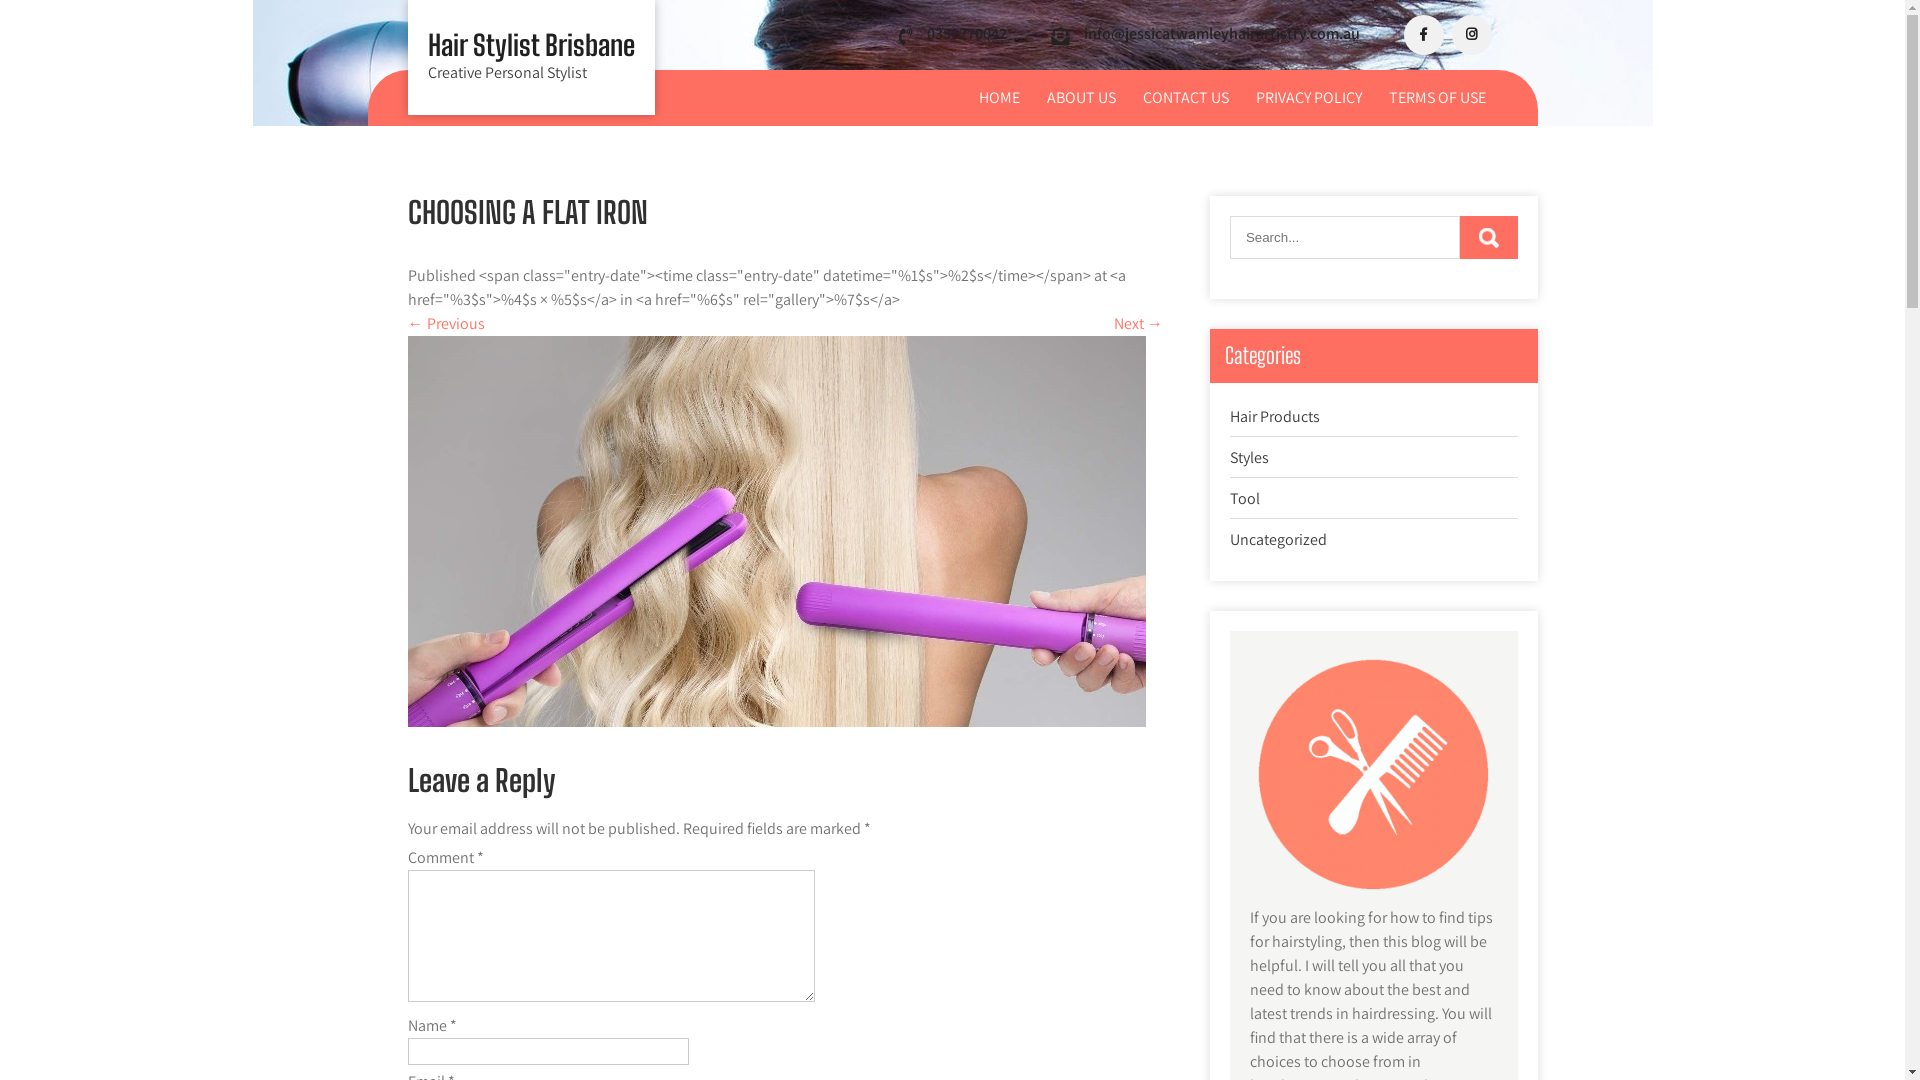  What do you see at coordinates (1079, 97) in the screenshot?
I see `'ABOUT US'` at bounding box center [1079, 97].